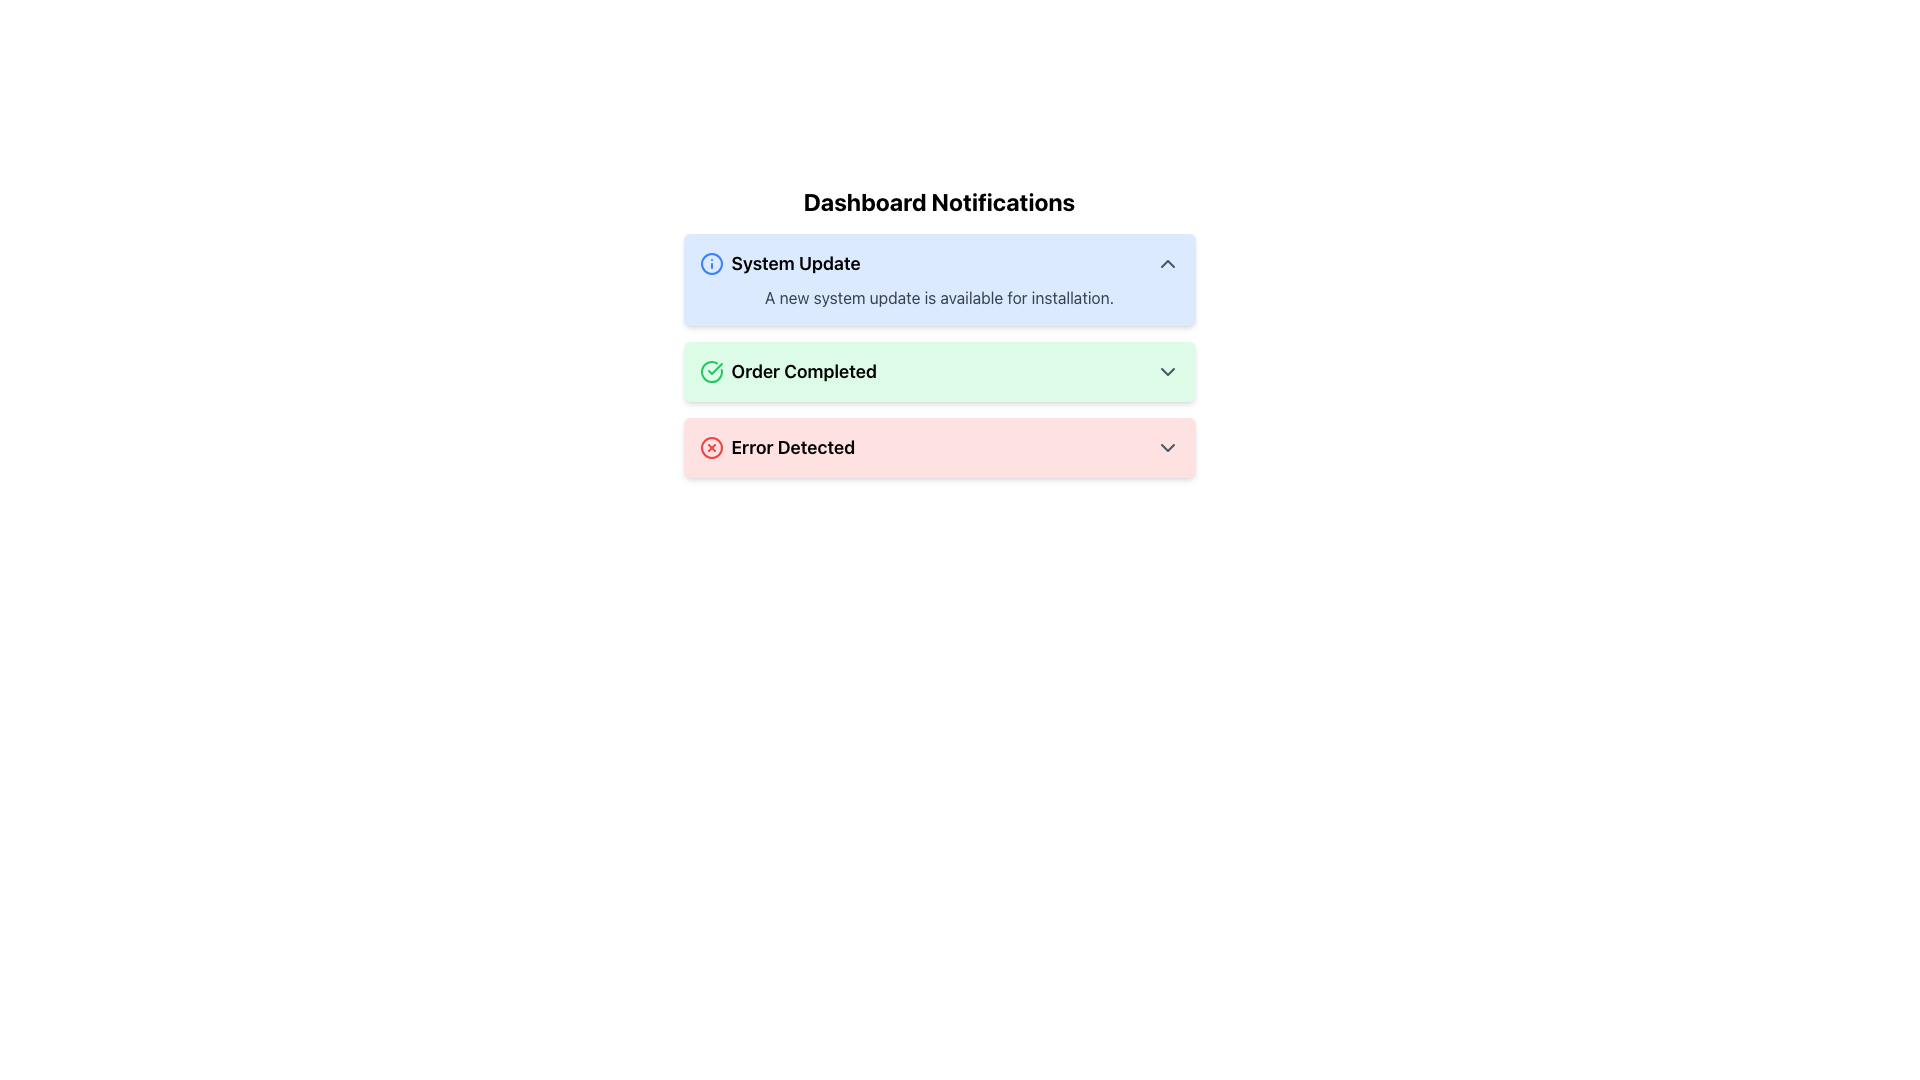  What do you see at coordinates (711, 446) in the screenshot?
I see `the SVG circle element representing an error or warning state in the 'Error Detected' notification panel, which is the third panel in the column of notifications` at bounding box center [711, 446].